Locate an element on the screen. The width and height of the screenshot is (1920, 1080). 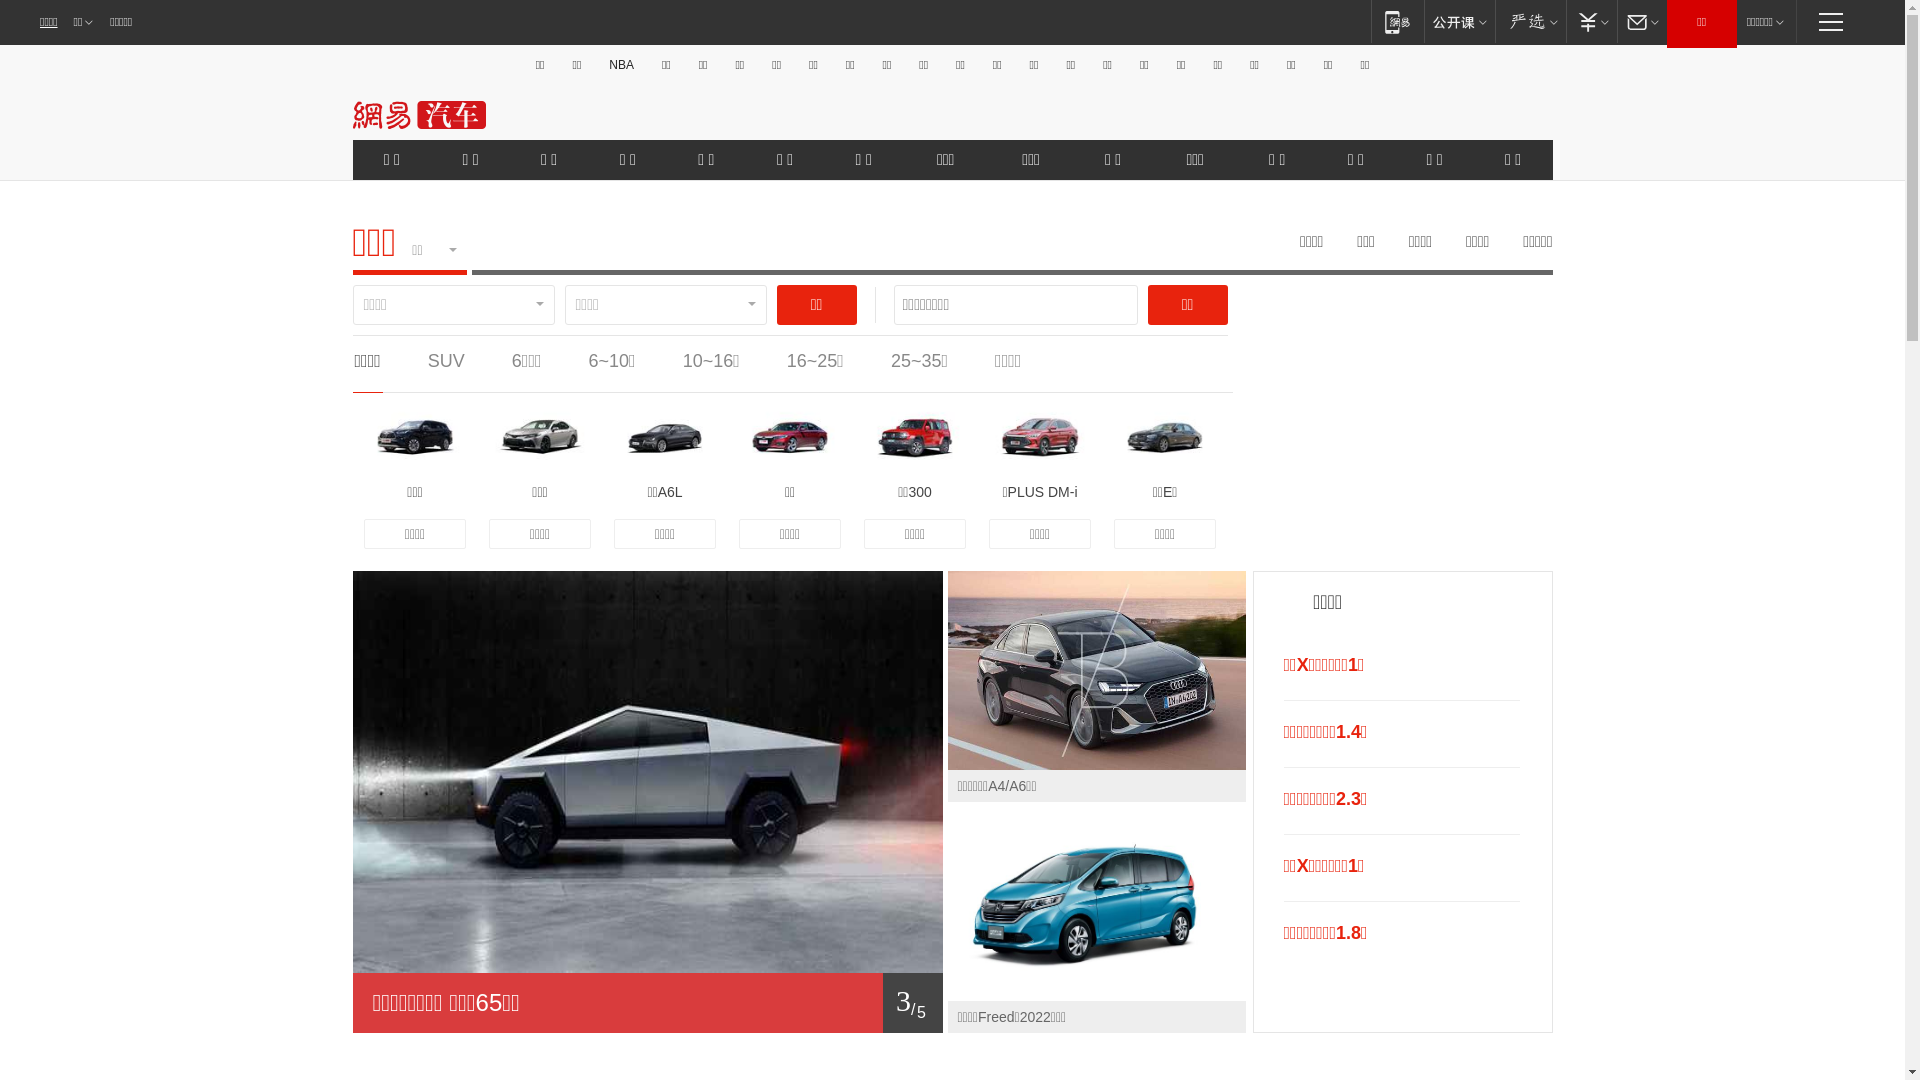
'NBA' is located at coordinates (620, 64).